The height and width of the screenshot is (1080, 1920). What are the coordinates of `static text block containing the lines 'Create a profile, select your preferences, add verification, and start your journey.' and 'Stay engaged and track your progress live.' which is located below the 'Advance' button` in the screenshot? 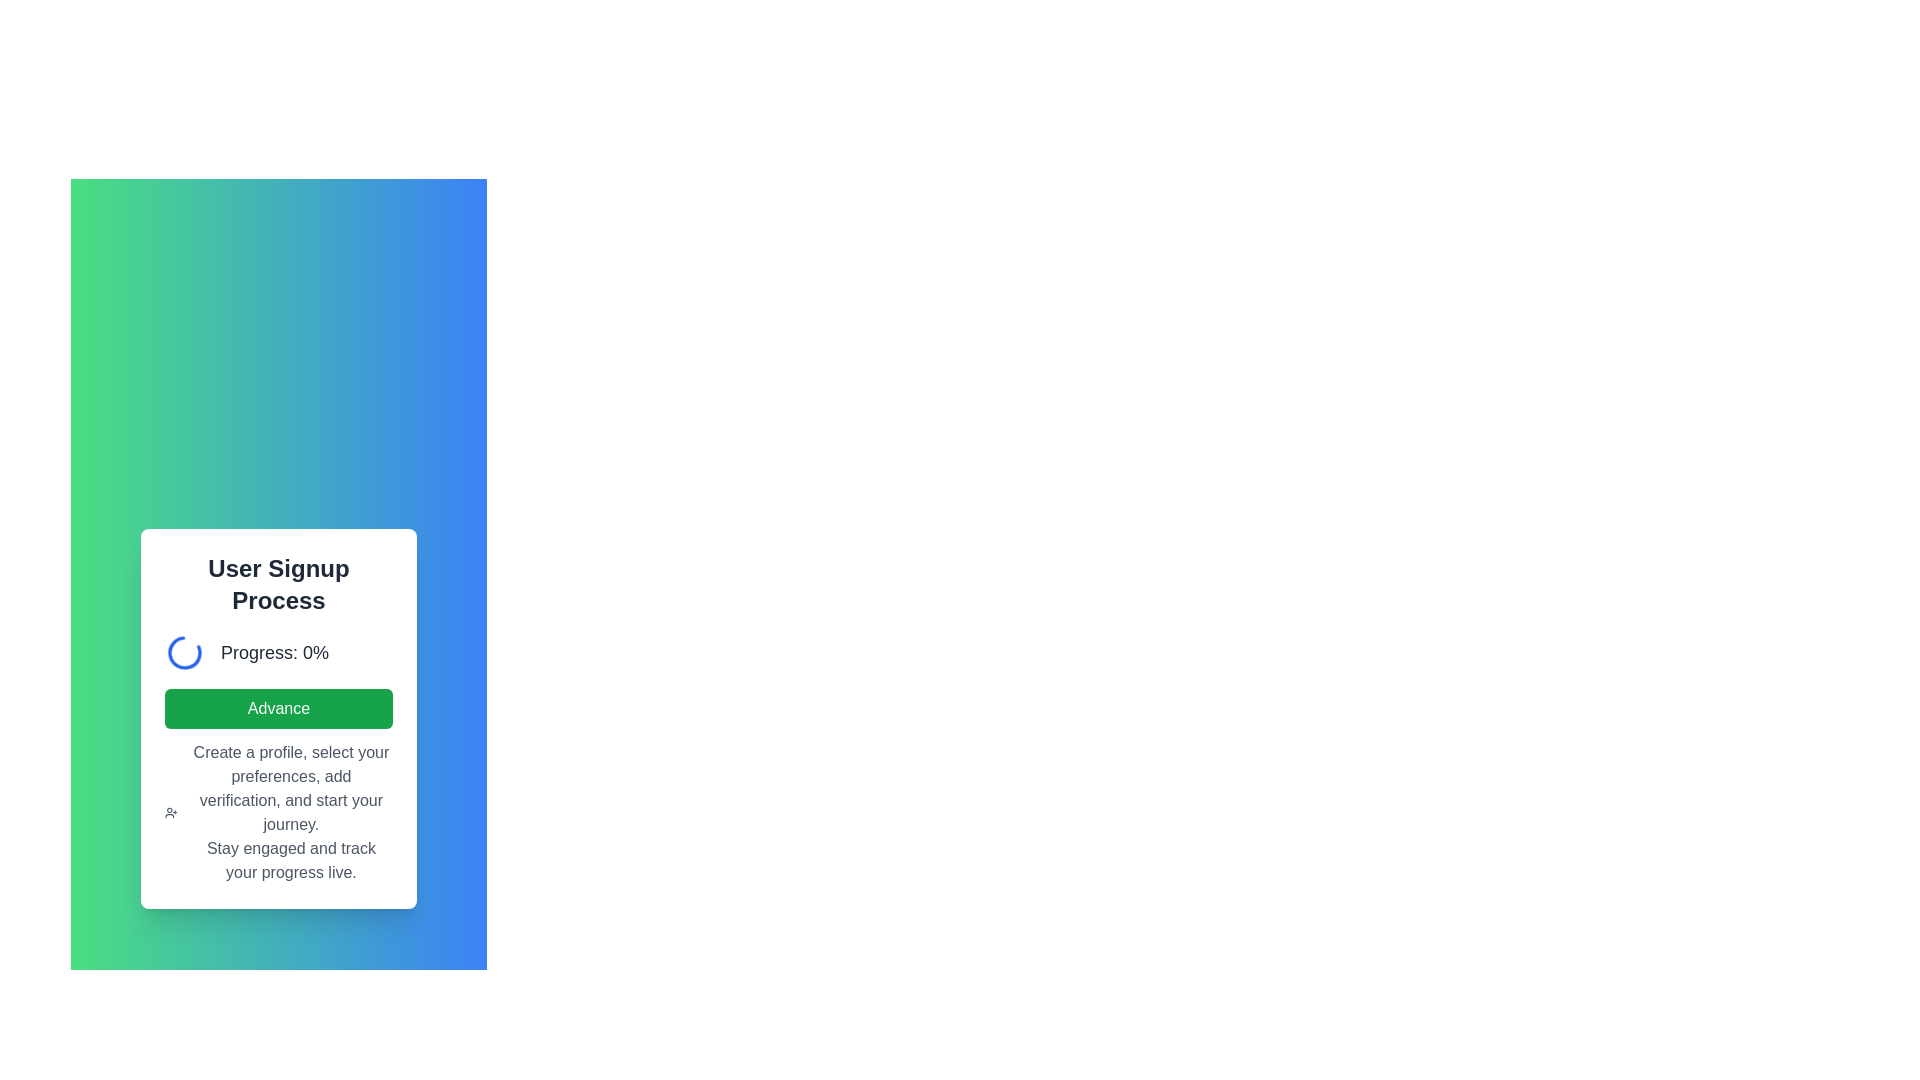 It's located at (290, 813).